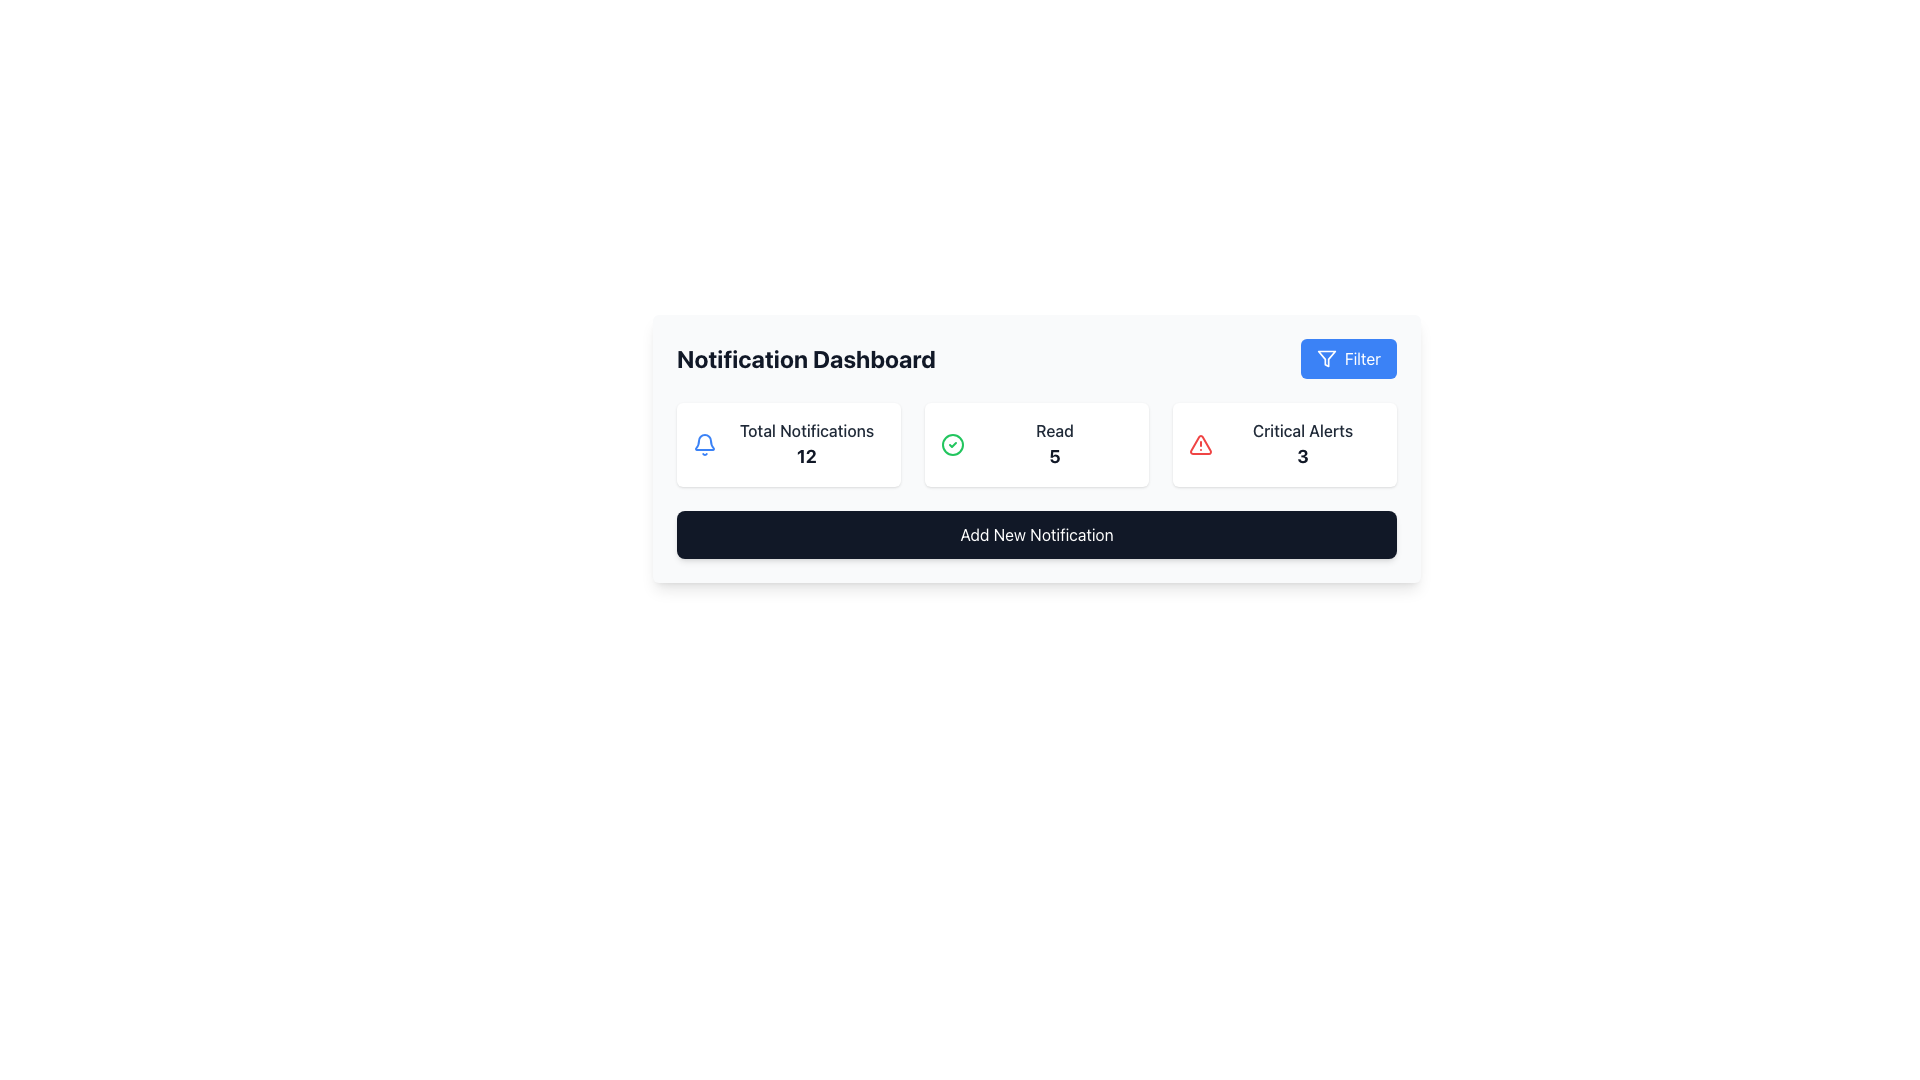  What do you see at coordinates (1302, 443) in the screenshot?
I see `the Text Display element that shows 'Critical Alerts' and the number '3', located in the third card from the left with a red alert icon` at bounding box center [1302, 443].